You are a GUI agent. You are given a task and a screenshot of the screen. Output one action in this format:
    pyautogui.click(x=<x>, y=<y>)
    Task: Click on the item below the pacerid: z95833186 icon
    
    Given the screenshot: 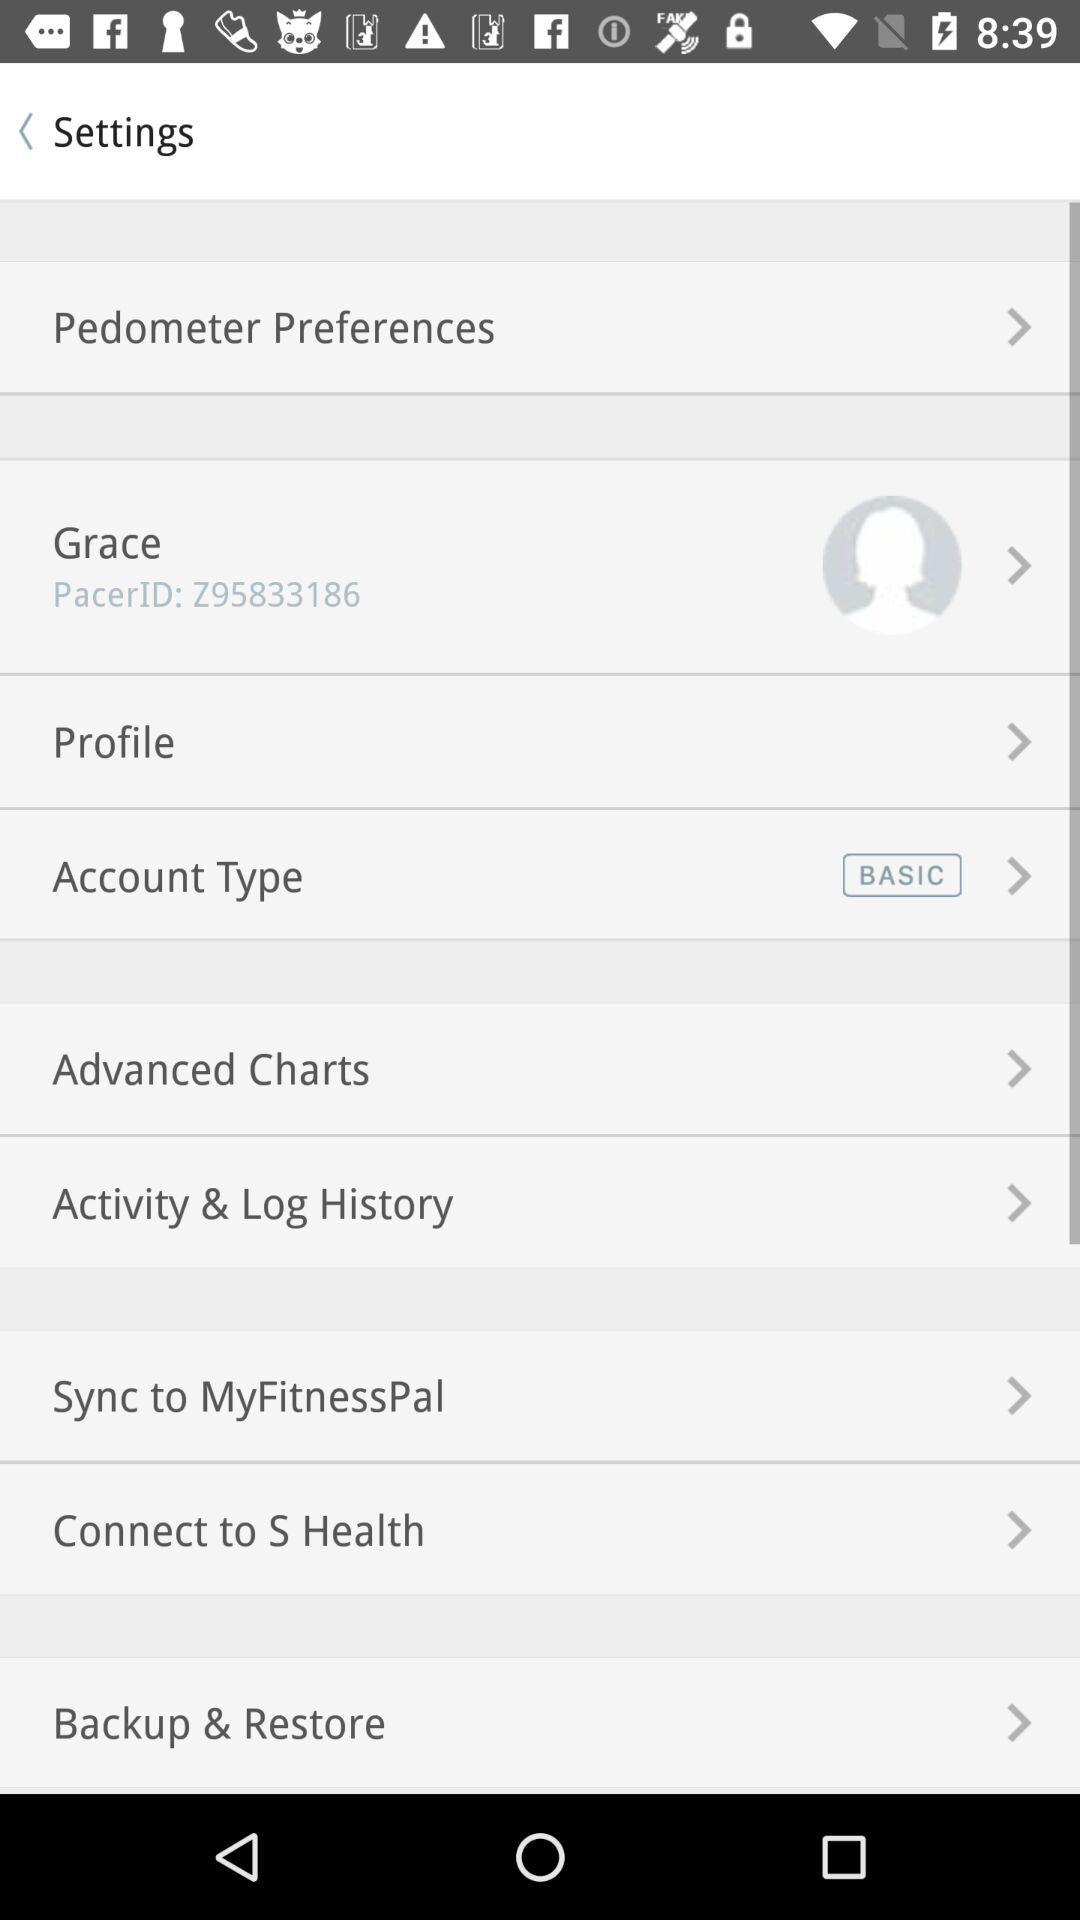 What is the action you would take?
    pyautogui.click(x=86, y=740)
    